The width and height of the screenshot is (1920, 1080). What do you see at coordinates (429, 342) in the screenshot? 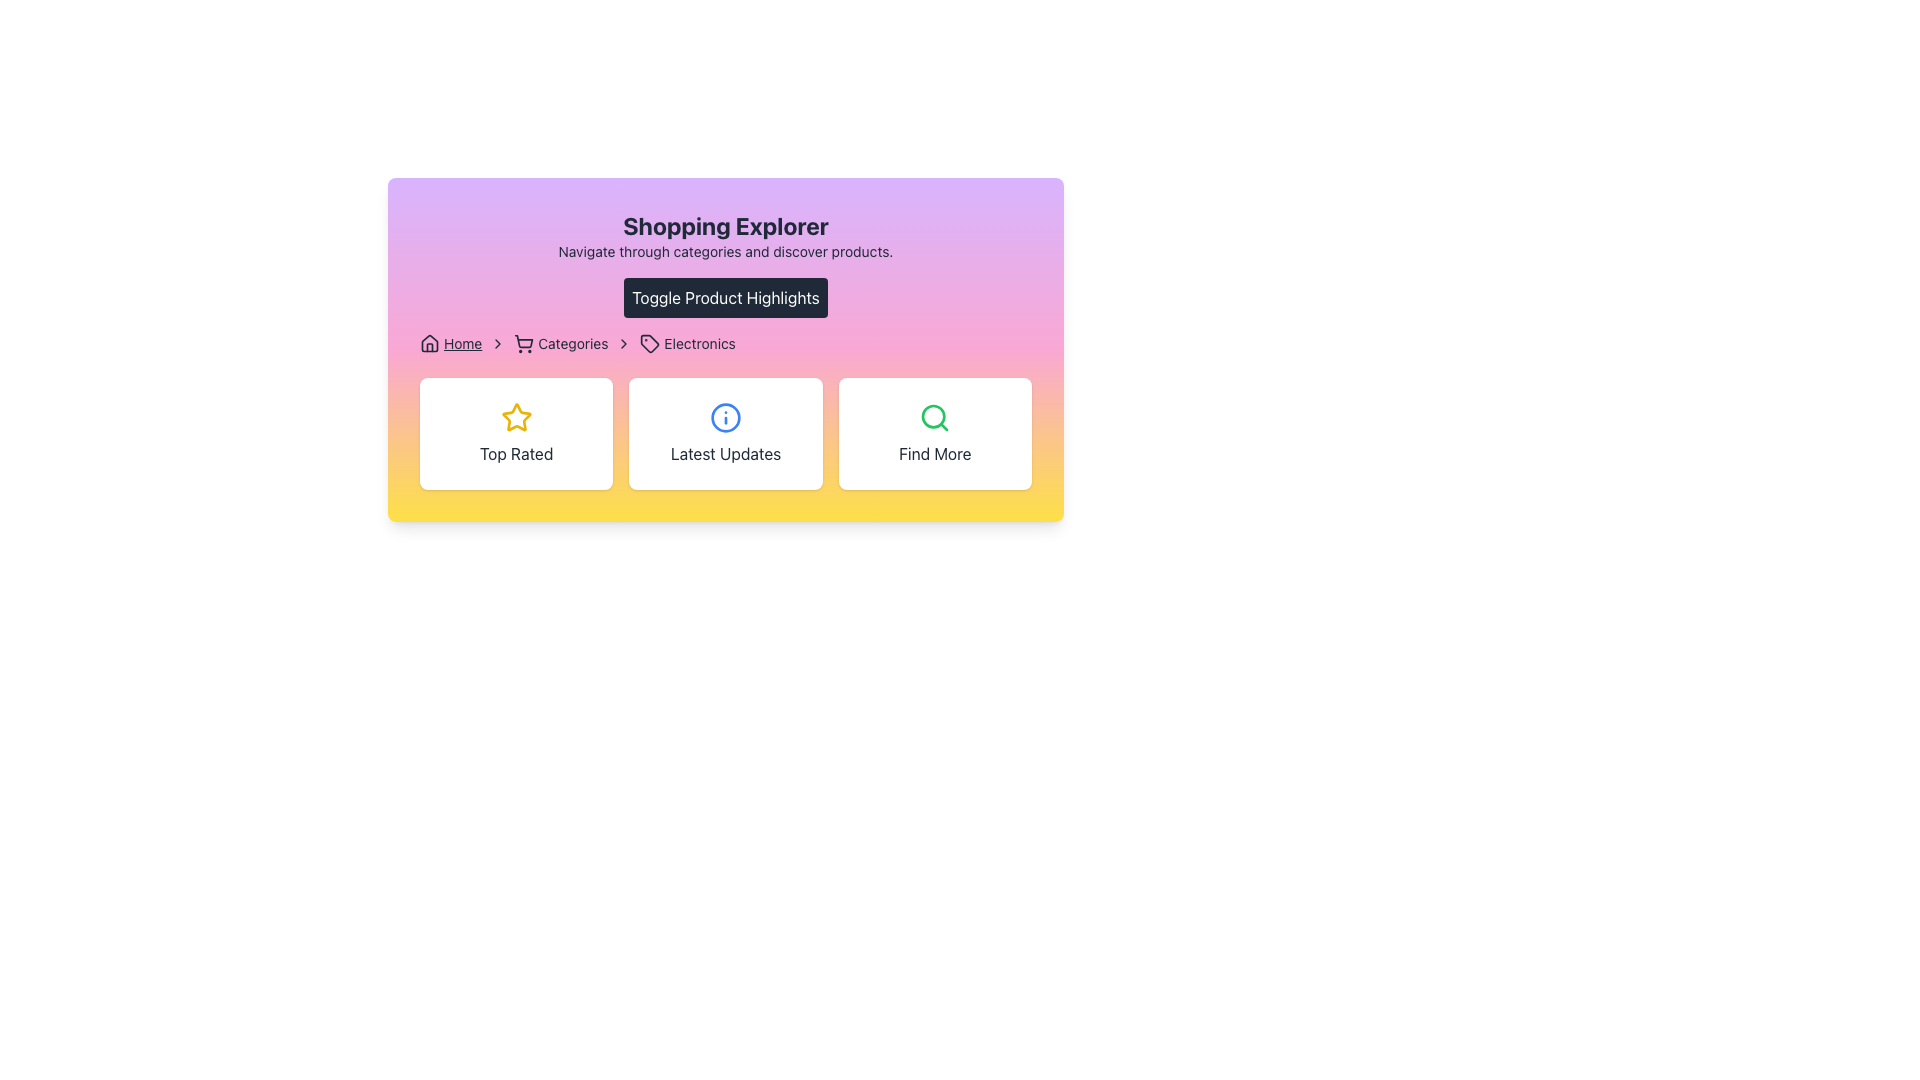
I see `the 'Home' icon in the breadcrumb navigation bar` at bounding box center [429, 342].